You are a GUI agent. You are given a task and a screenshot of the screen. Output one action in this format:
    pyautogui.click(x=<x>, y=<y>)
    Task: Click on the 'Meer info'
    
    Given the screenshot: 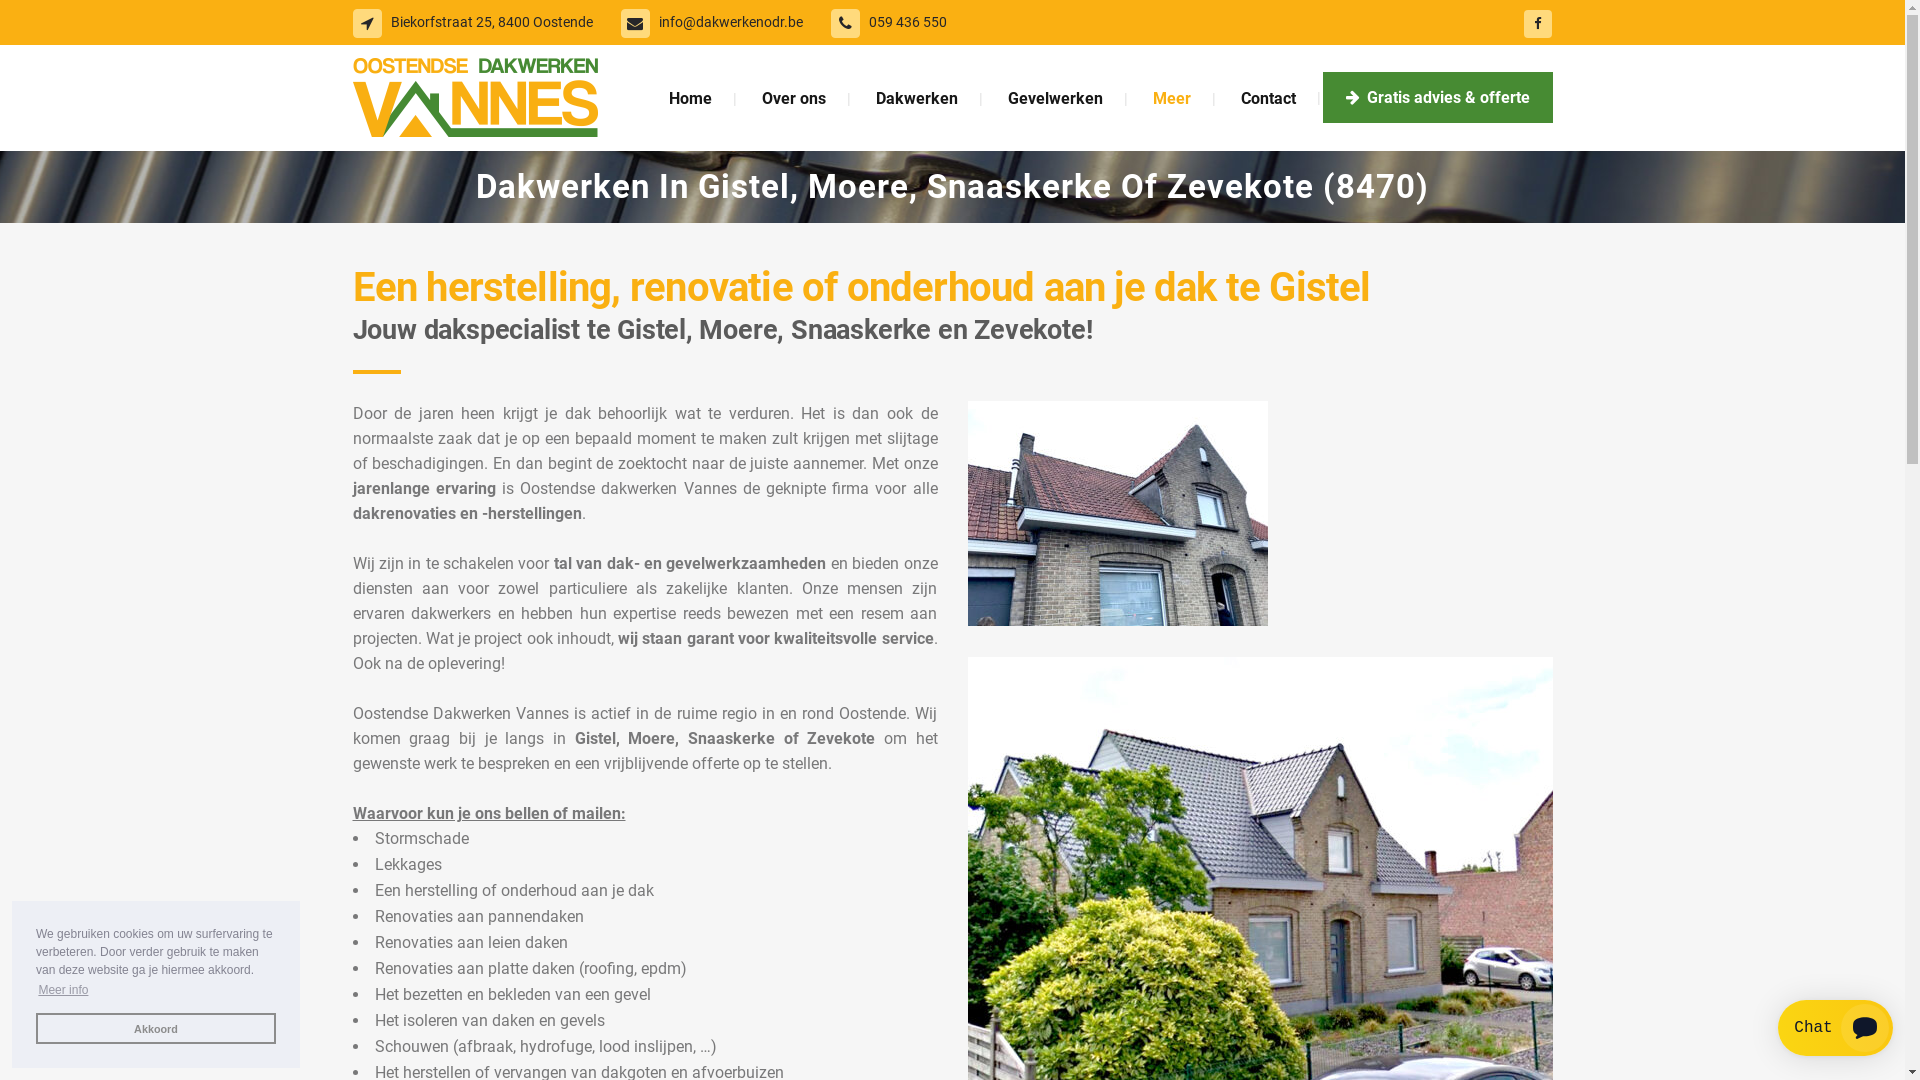 What is the action you would take?
    pyautogui.click(x=63, y=990)
    